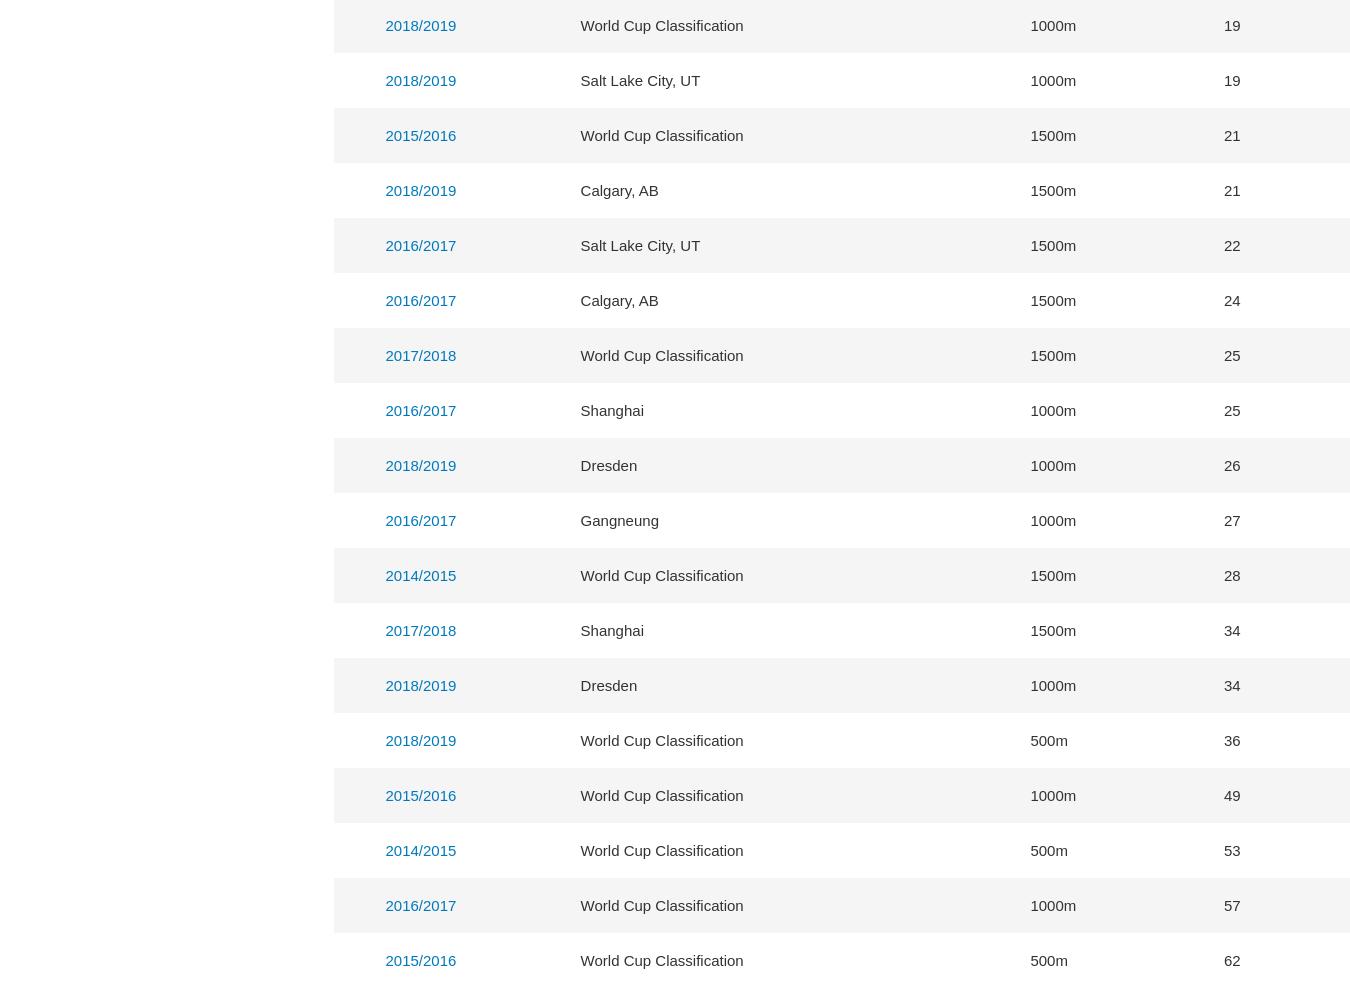 This screenshot has width=1350, height=984. What do you see at coordinates (1231, 574) in the screenshot?
I see `'28'` at bounding box center [1231, 574].